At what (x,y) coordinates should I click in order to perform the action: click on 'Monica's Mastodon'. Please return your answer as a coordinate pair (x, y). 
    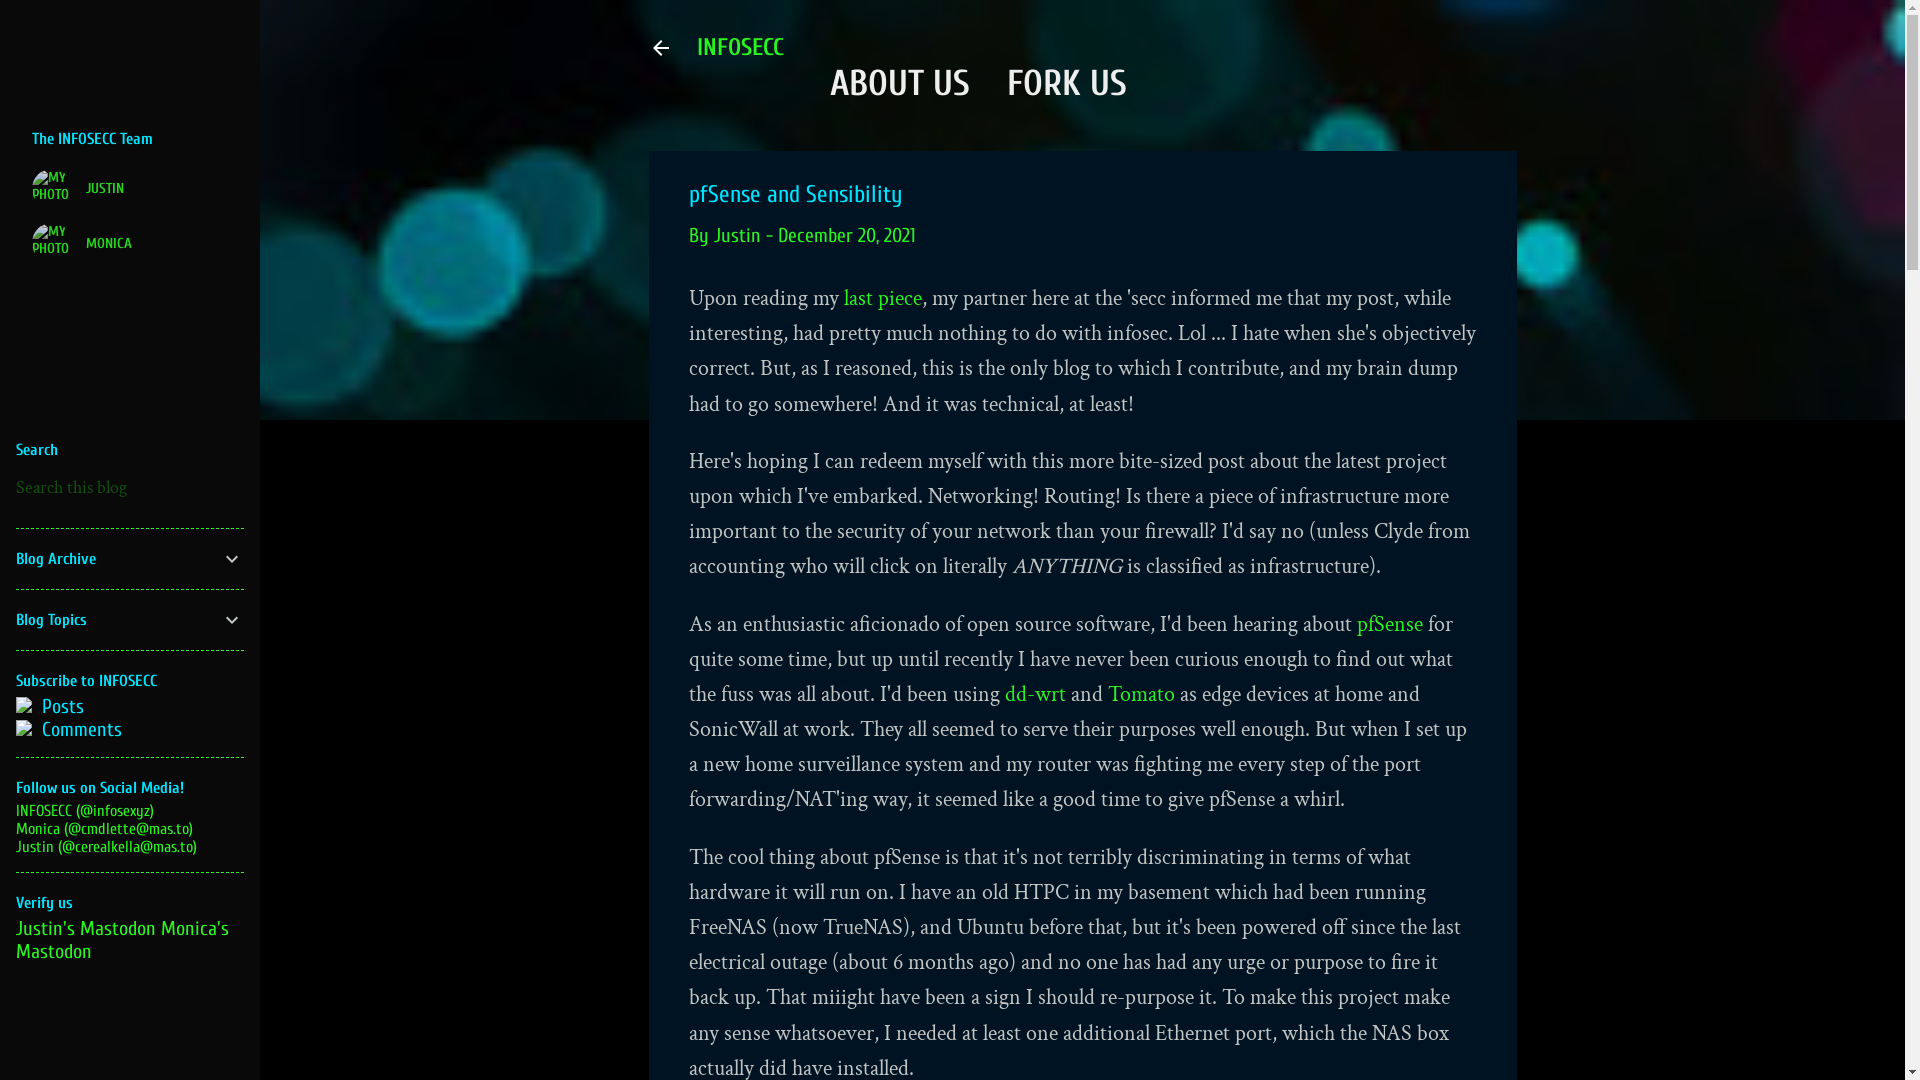
    Looking at the image, I should click on (121, 940).